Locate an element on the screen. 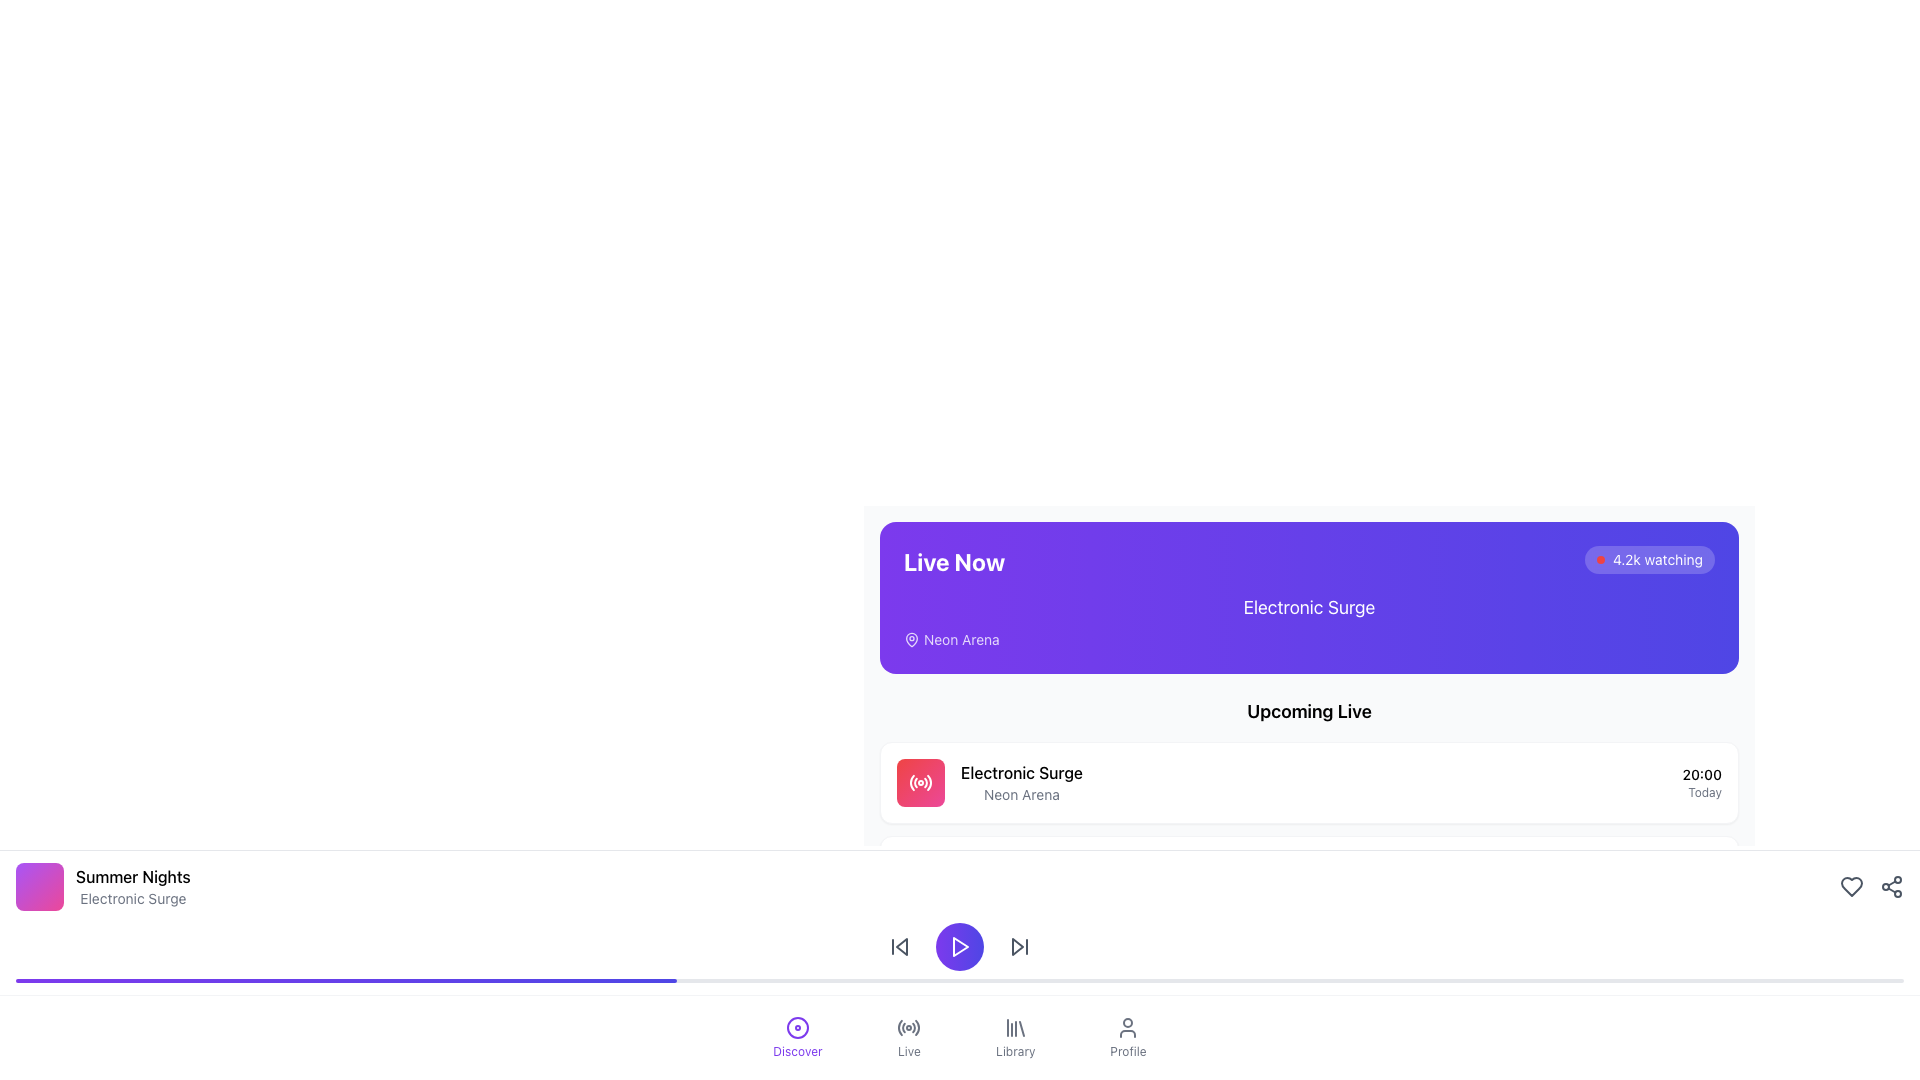 This screenshot has height=1080, width=1920. the Text Display (Dual-line) element featuring 'Summer Nights' and 'Electronic Surge', located in the bottom-left corner of the interface is located at coordinates (132, 886).